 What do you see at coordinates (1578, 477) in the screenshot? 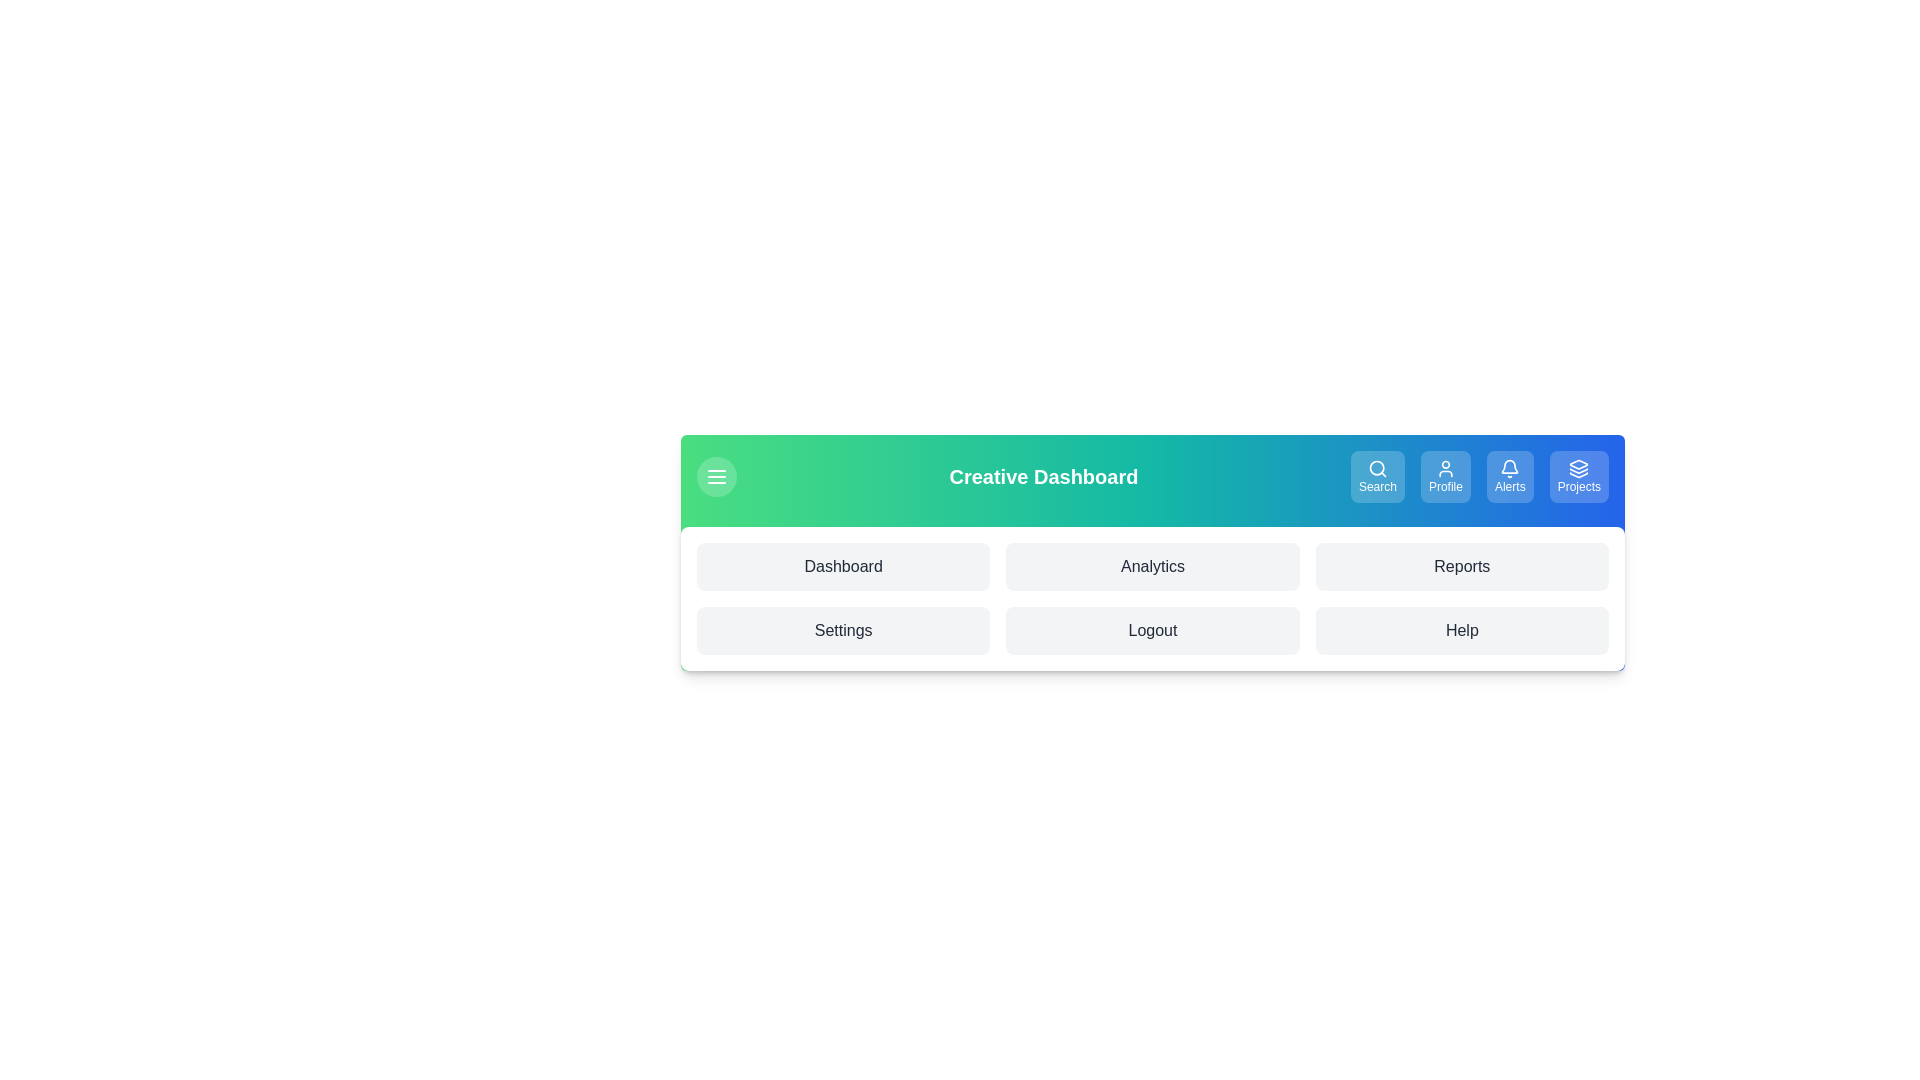
I see `the 'Projects' button to manage projects` at bounding box center [1578, 477].